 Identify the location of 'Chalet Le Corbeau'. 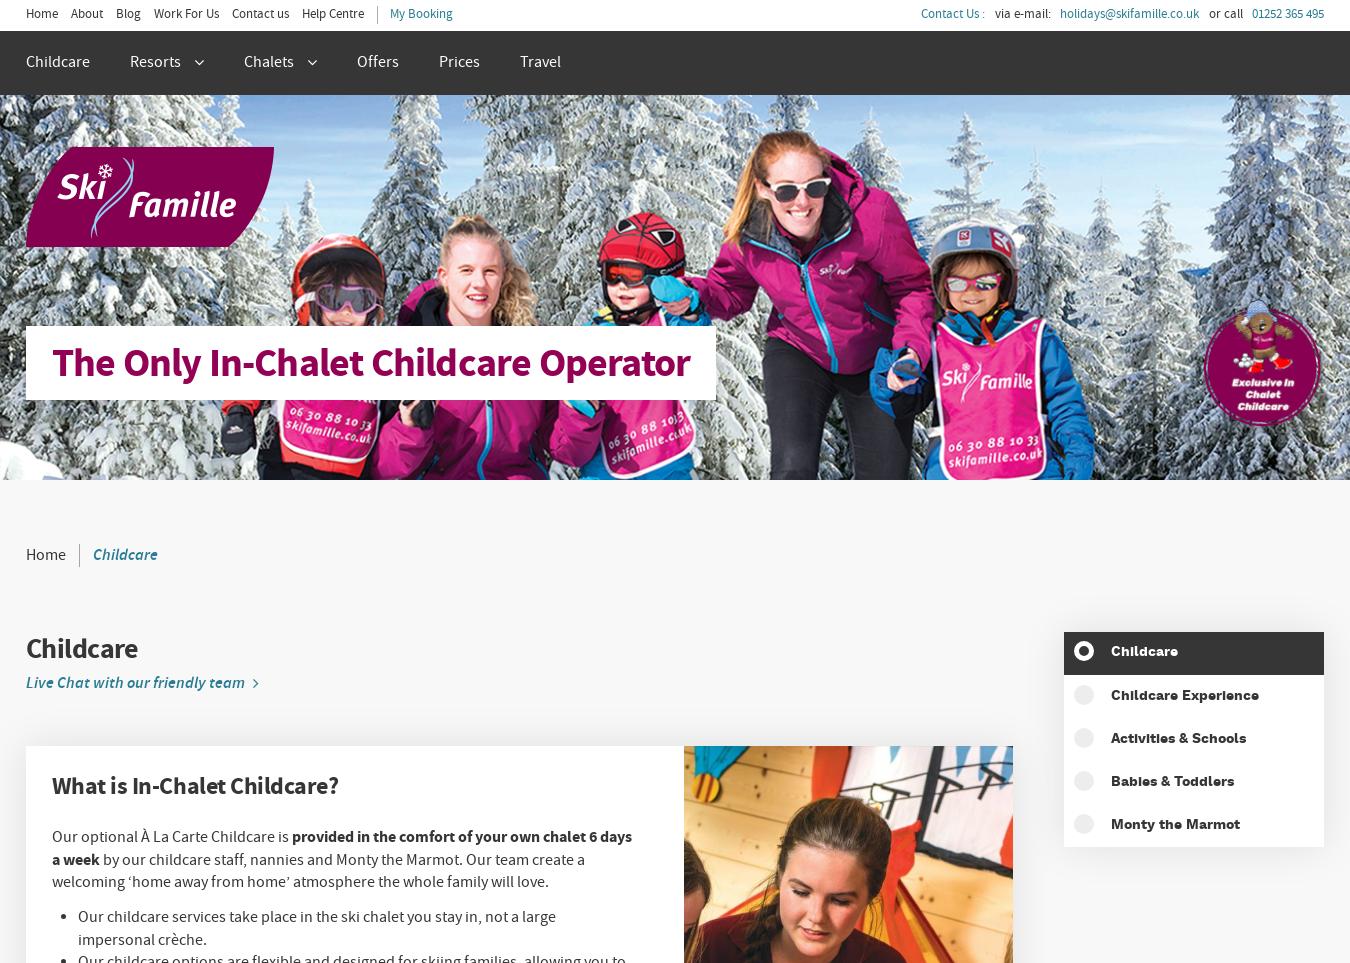
(92, 247).